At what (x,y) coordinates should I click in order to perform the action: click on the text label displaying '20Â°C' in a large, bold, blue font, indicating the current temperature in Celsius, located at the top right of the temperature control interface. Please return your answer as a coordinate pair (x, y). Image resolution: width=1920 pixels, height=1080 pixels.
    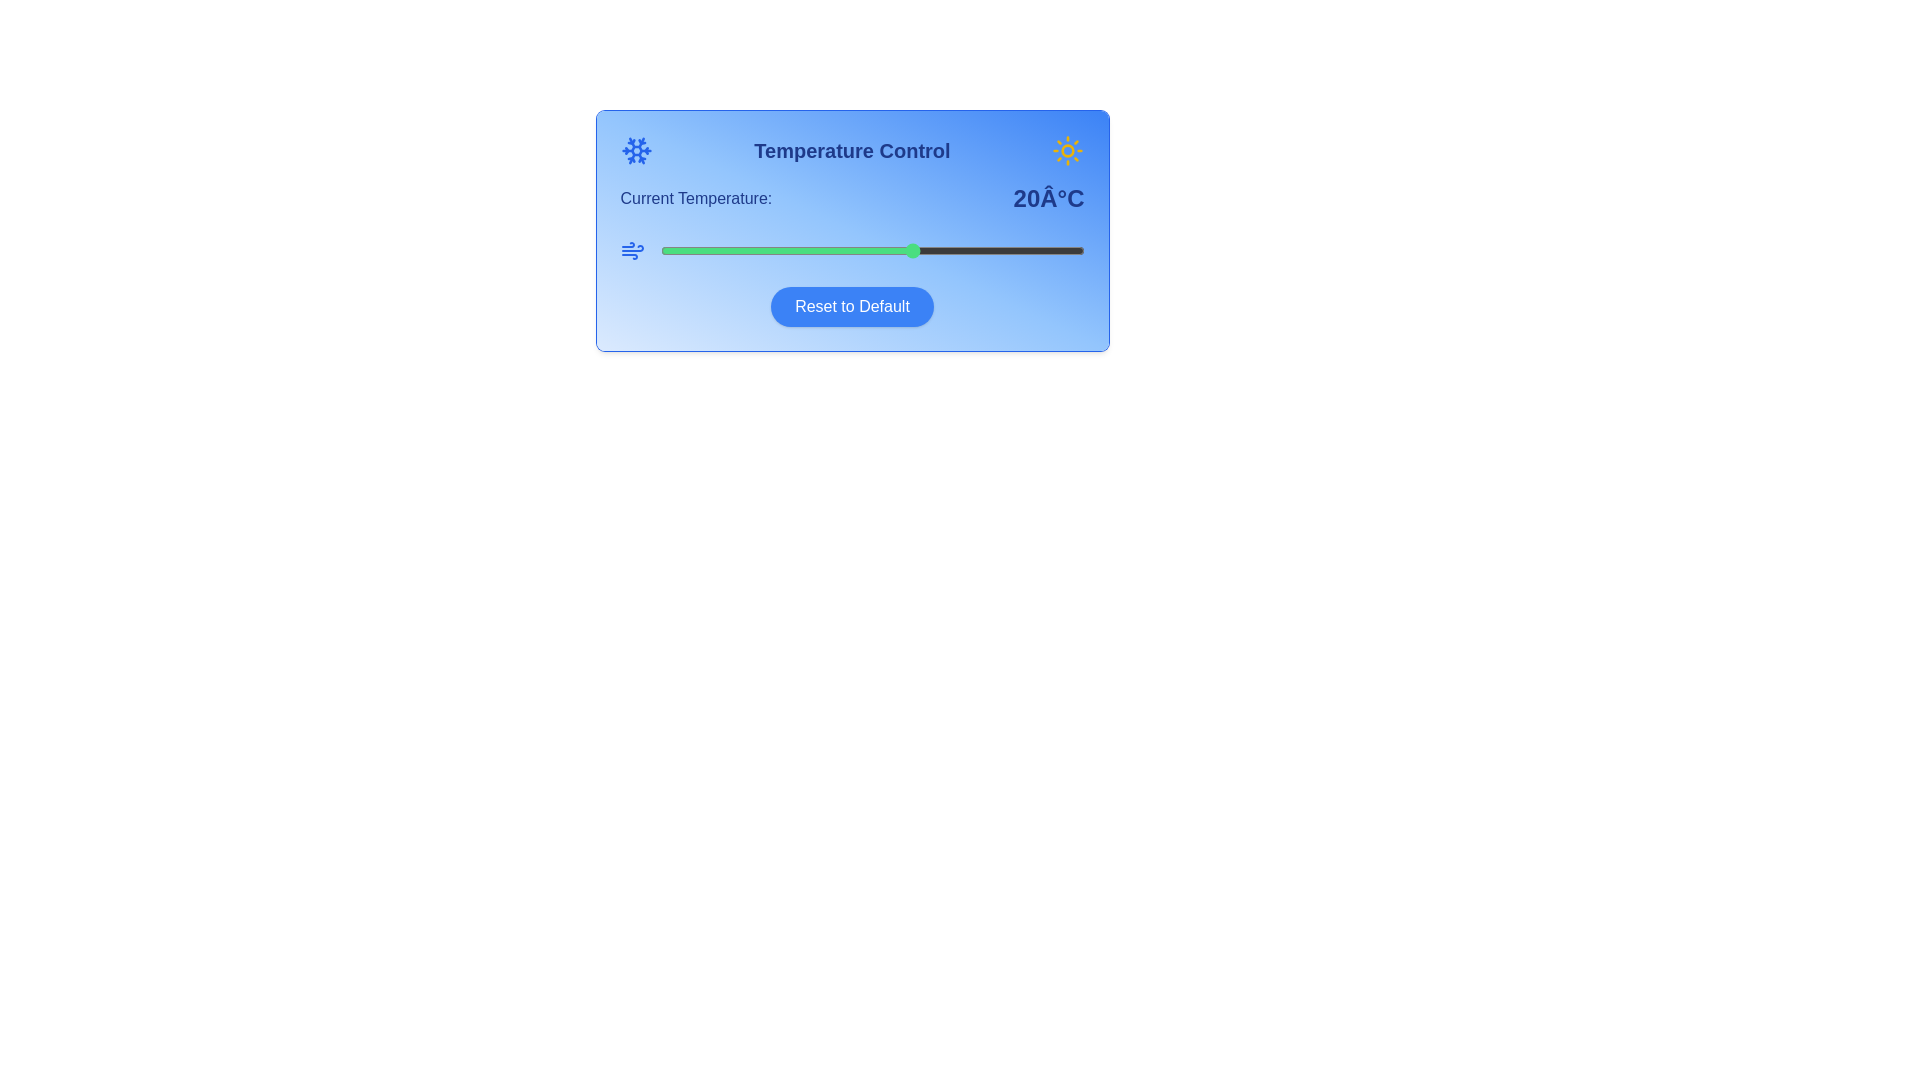
    Looking at the image, I should click on (1048, 199).